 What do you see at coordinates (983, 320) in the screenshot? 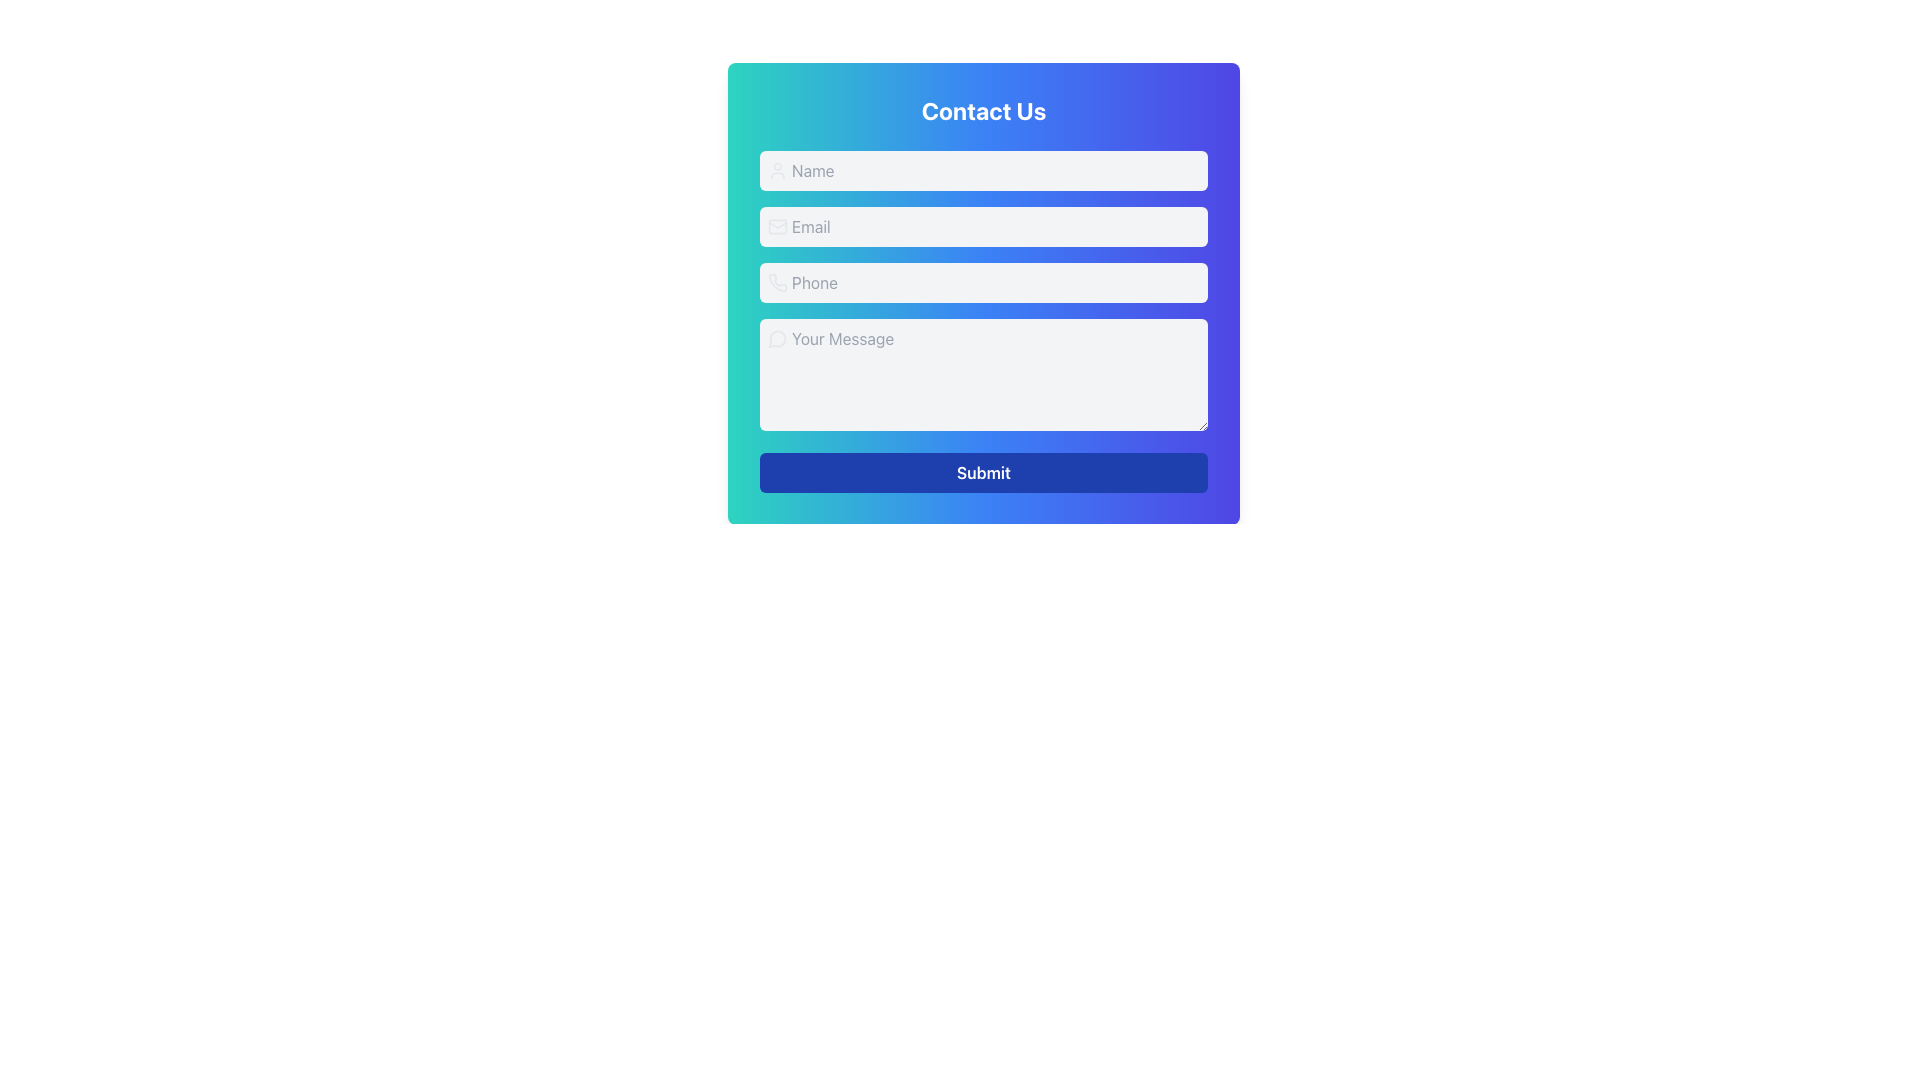
I see `the multi-line text input area located below the 'Name', 'Email', and 'Phone' fields within the 'Contact Us' card to focus on it` at bounding box center [983, 320].